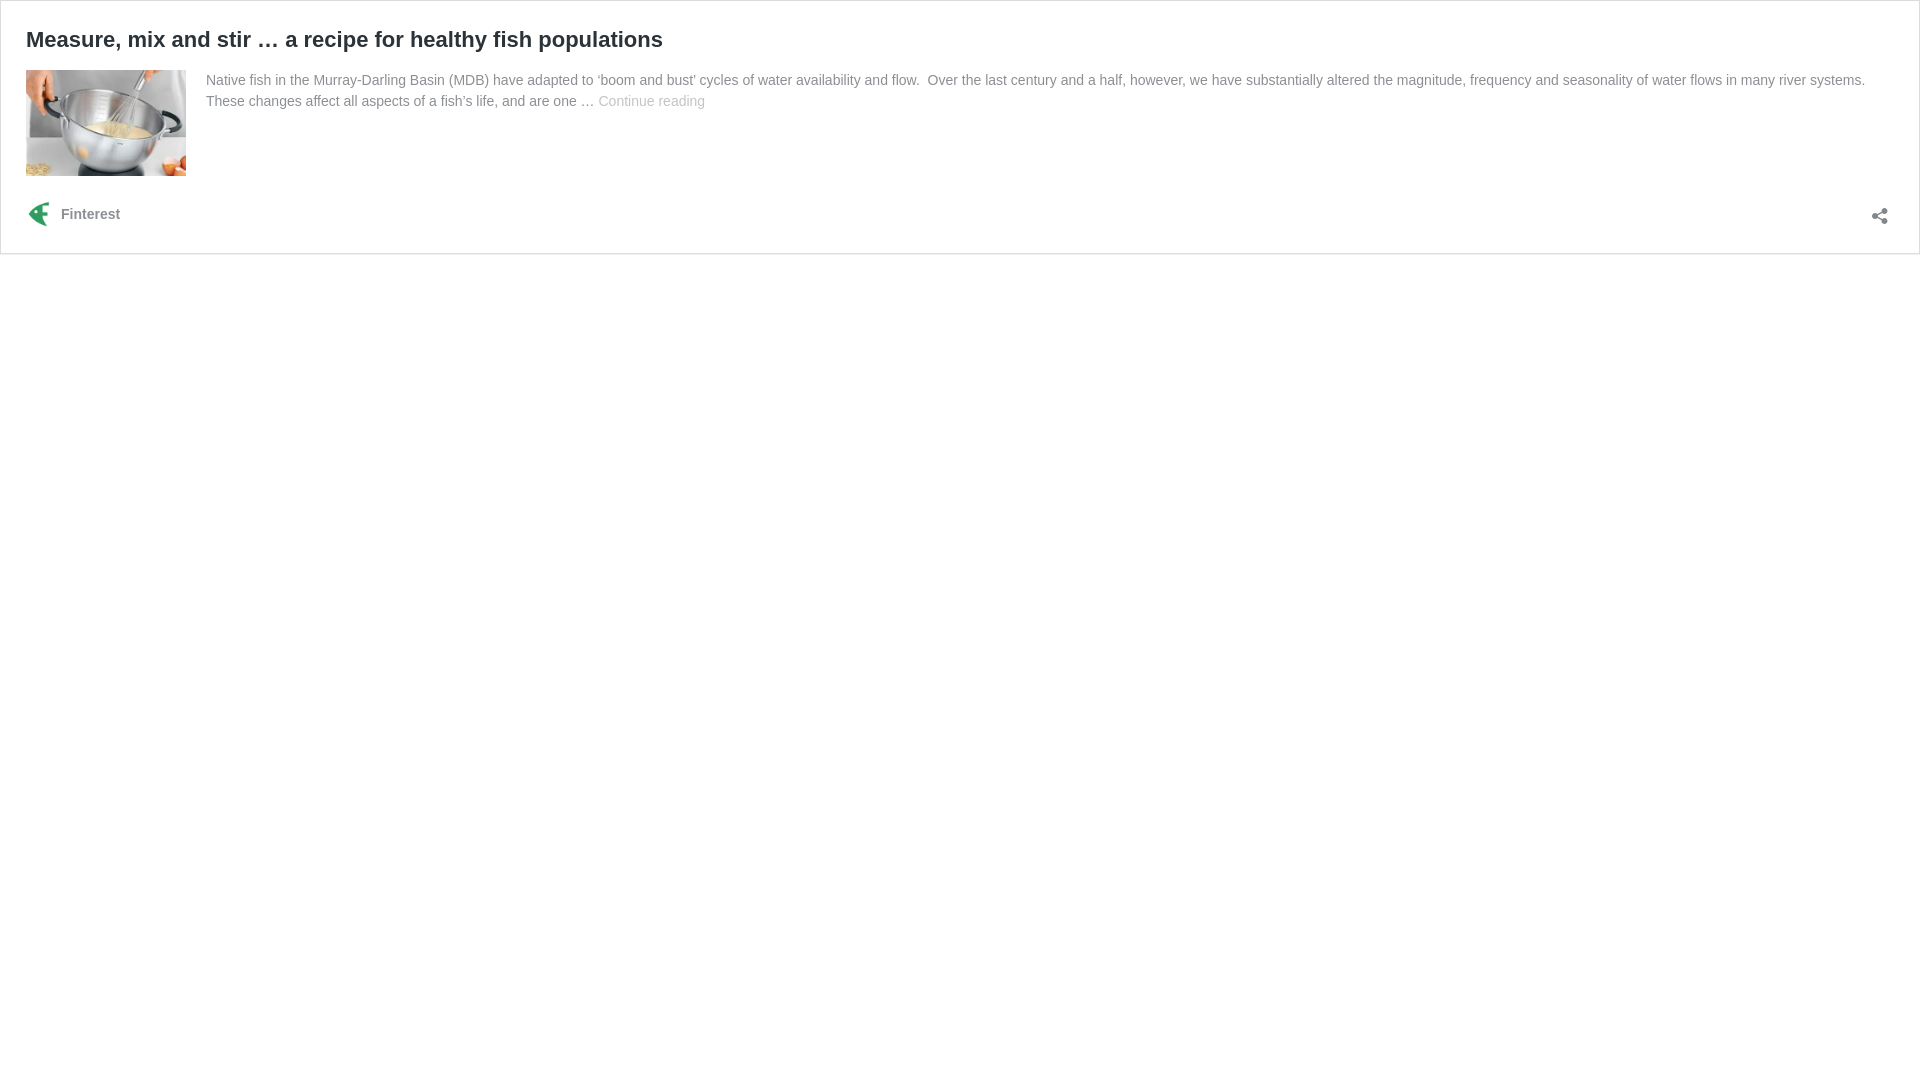  What do you see at coordinates (72, 214) in the screenshot?
I see `'Finterest'` at bounding box center [72, 214].